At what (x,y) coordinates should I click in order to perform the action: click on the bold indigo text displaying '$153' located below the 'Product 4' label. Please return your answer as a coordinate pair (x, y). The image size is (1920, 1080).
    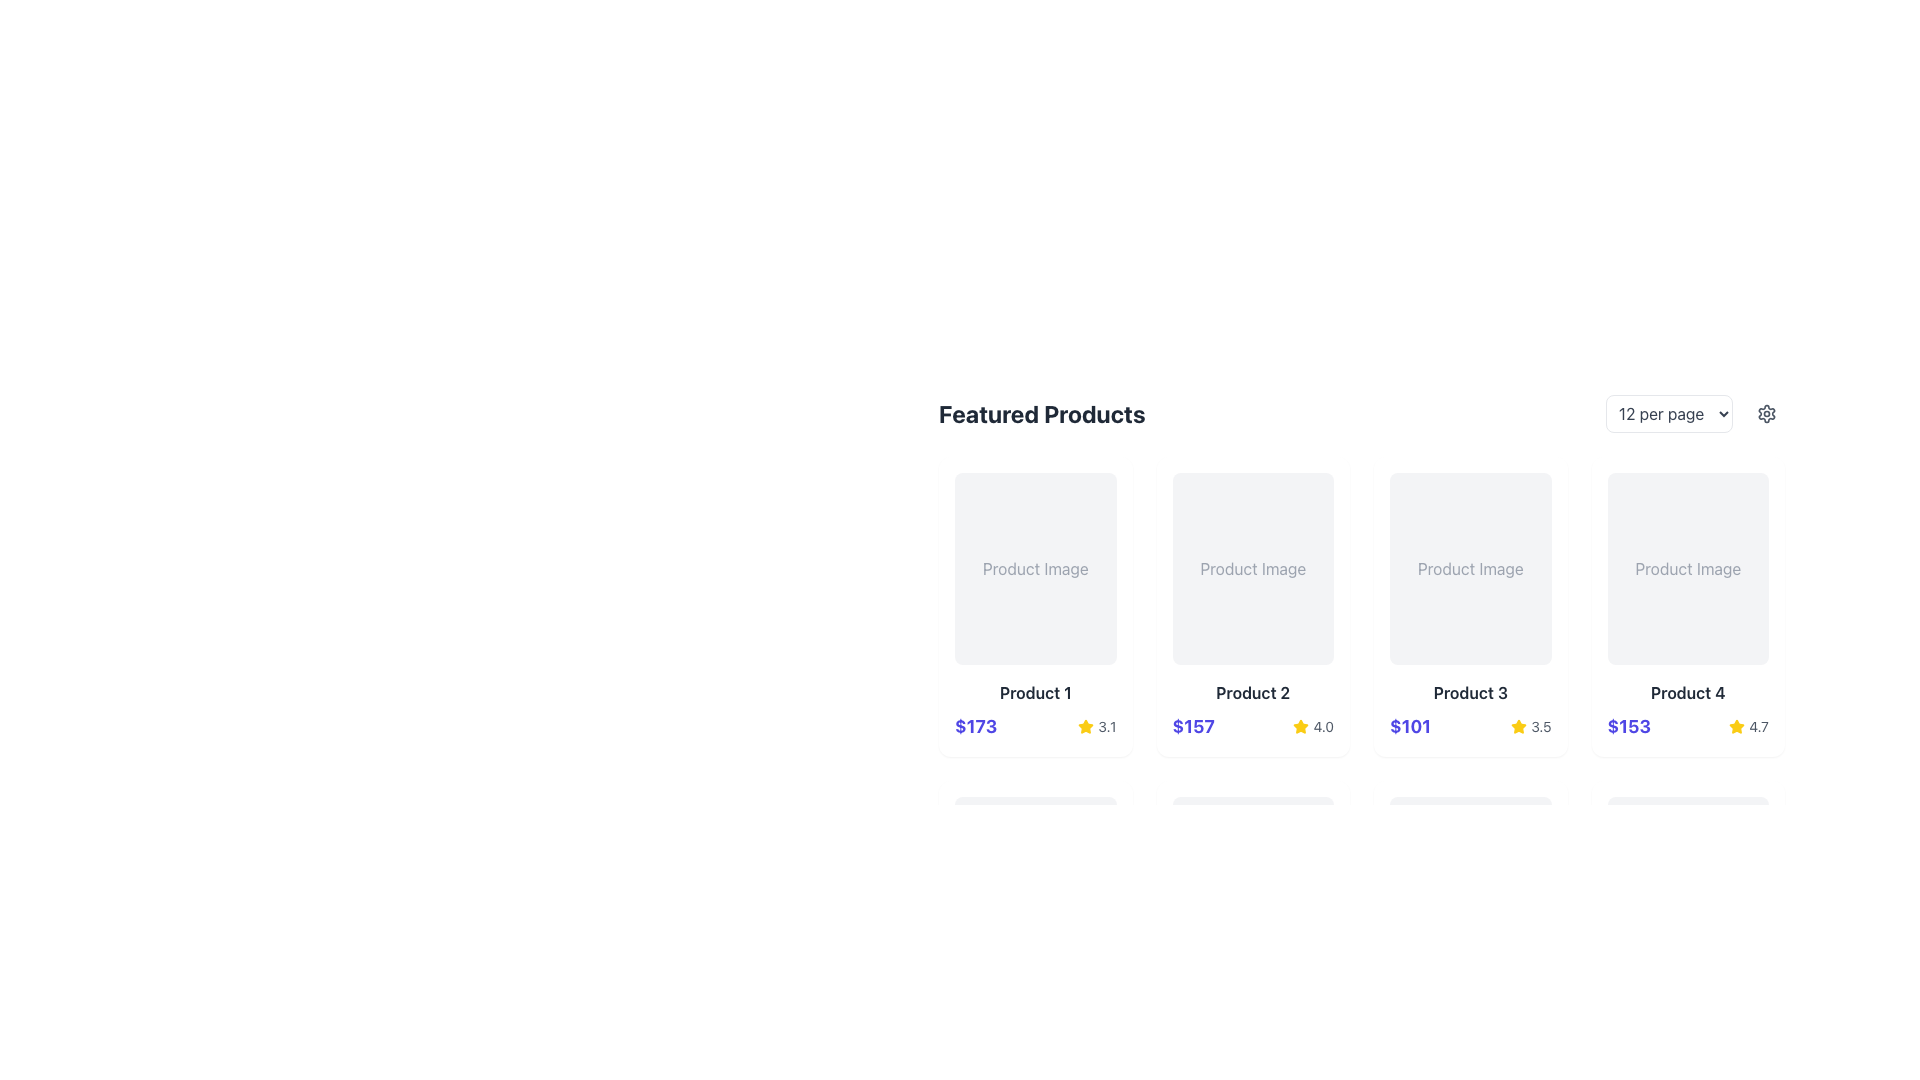
    Looking at the image, I should click on (1629, 726).